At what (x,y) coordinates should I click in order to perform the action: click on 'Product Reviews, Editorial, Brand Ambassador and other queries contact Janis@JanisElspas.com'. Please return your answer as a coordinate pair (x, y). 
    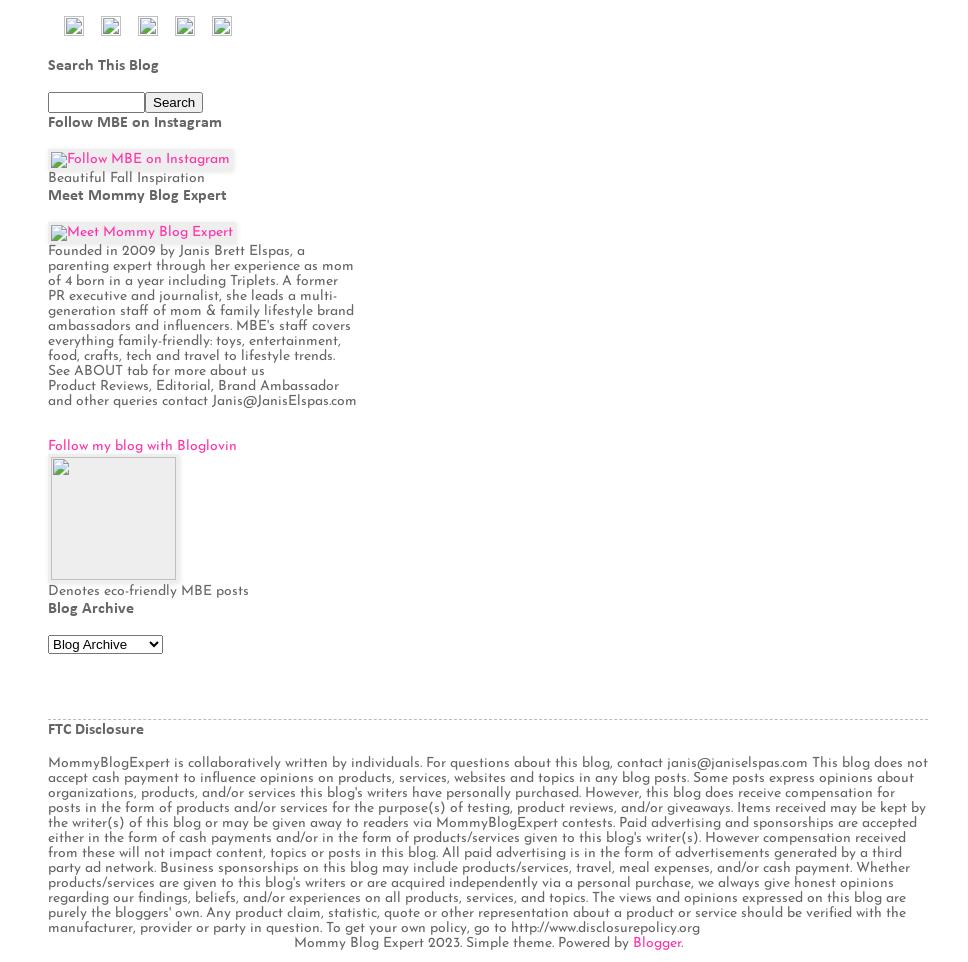
    Looking at the image, I should click on (202, 391).